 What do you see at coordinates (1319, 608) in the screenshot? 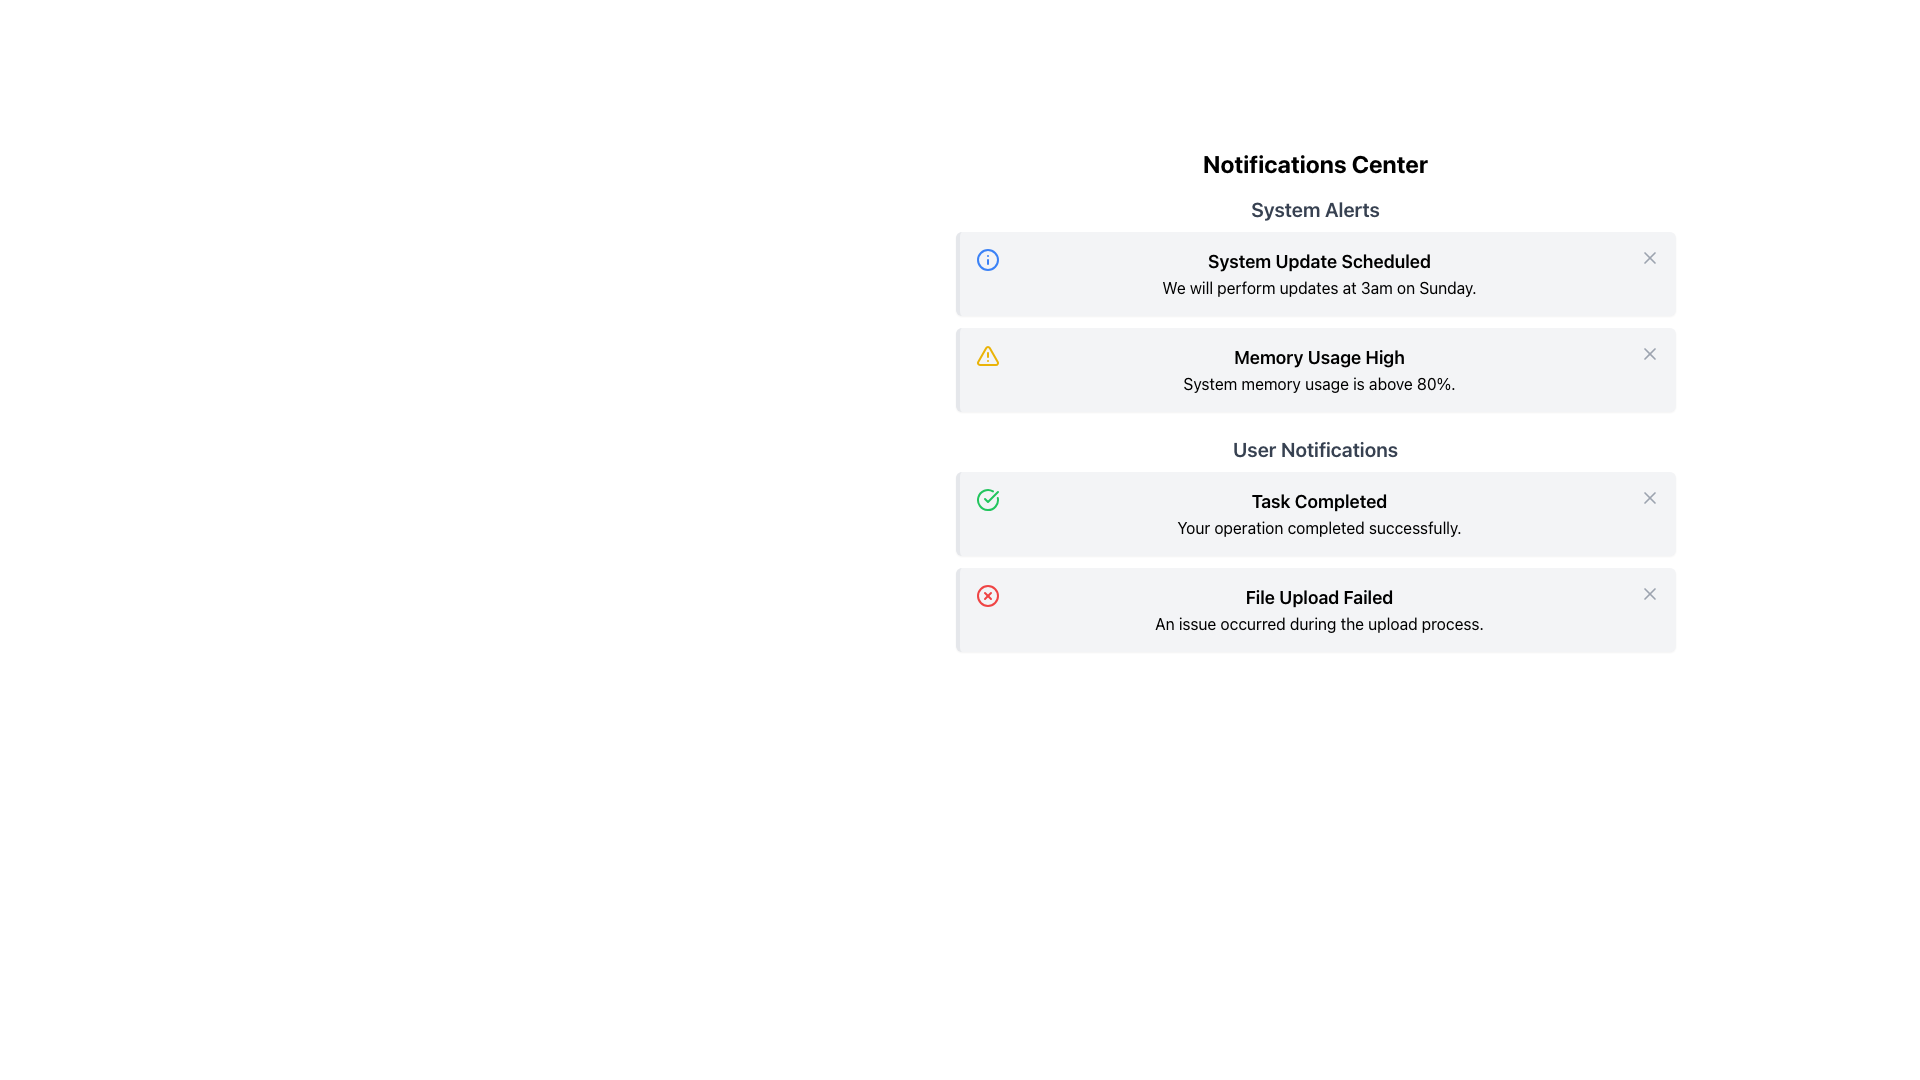
I see `error notification text displayed in the fourth notification of the Notifications Center, which indicates a failed file upload operation` at bounding box center [1319, 608].